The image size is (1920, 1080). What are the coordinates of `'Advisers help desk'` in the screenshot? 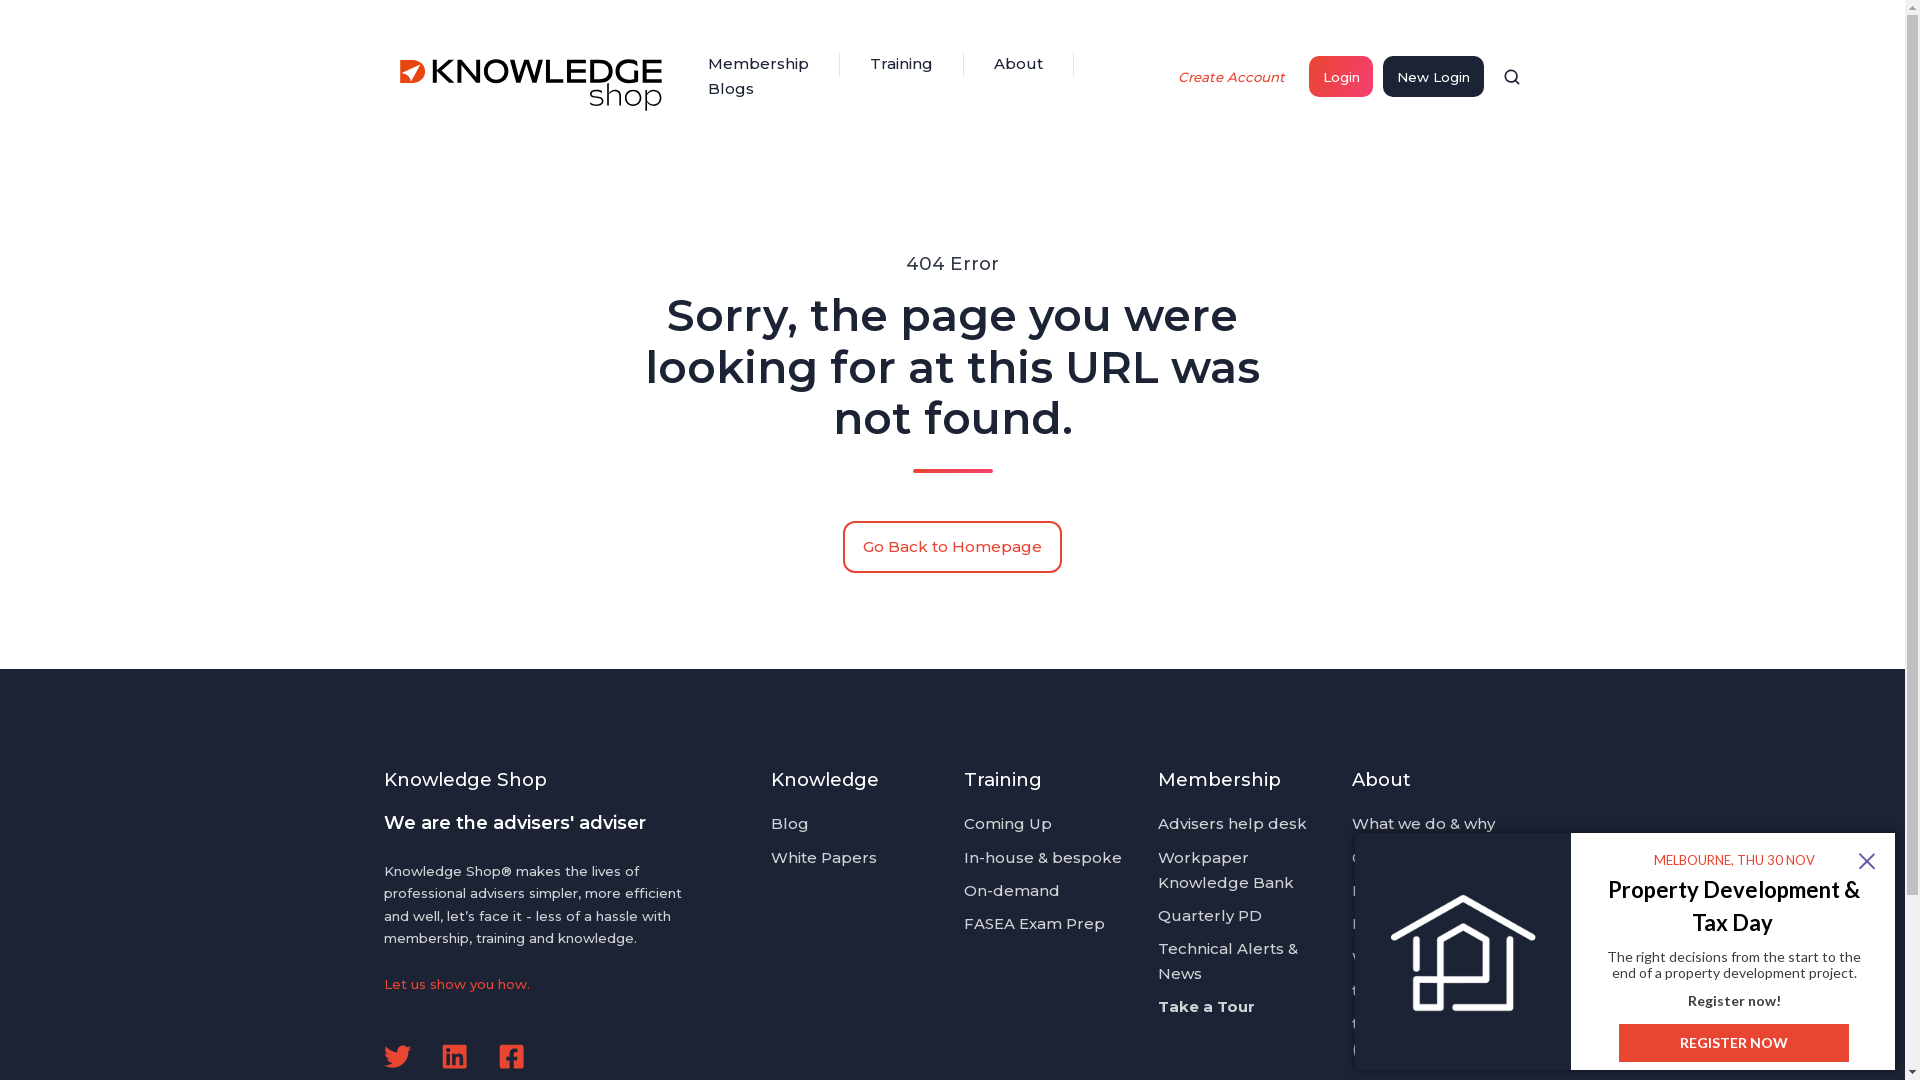 It's located at (1231, 823).